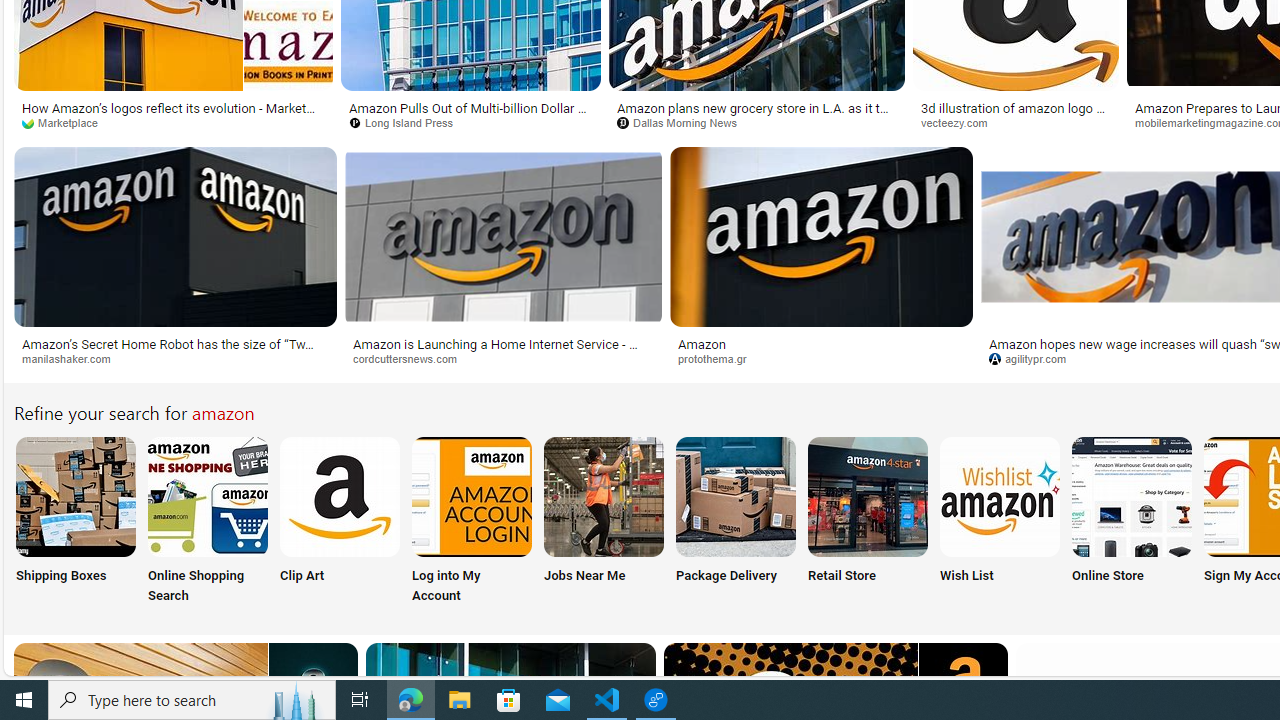 The height and width of the screenshot is (720, 1280). What do you see at coordinates (73, 357) in the screenshot?
I see `'manilashaker.com'` at bounding box center [73, 357].